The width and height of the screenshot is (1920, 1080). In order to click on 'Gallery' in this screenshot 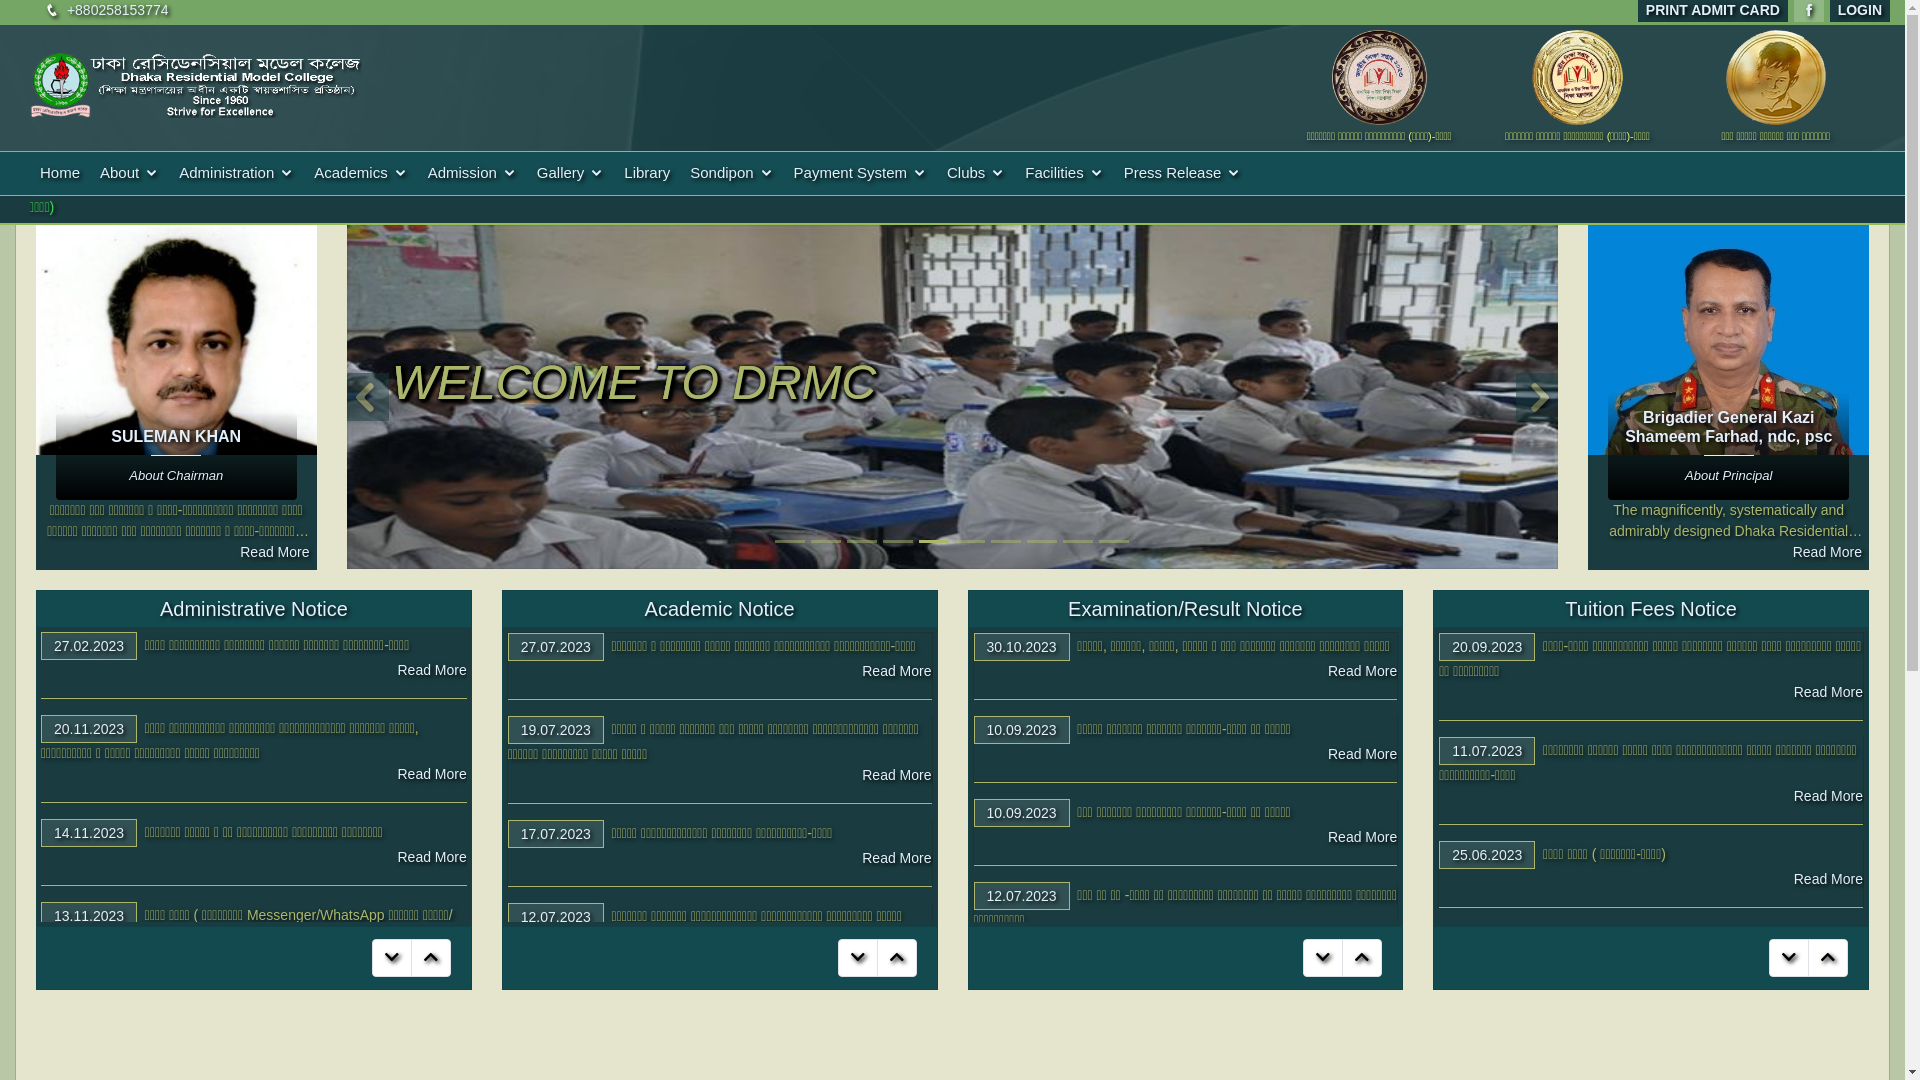, I will do `click(570, 172)`.